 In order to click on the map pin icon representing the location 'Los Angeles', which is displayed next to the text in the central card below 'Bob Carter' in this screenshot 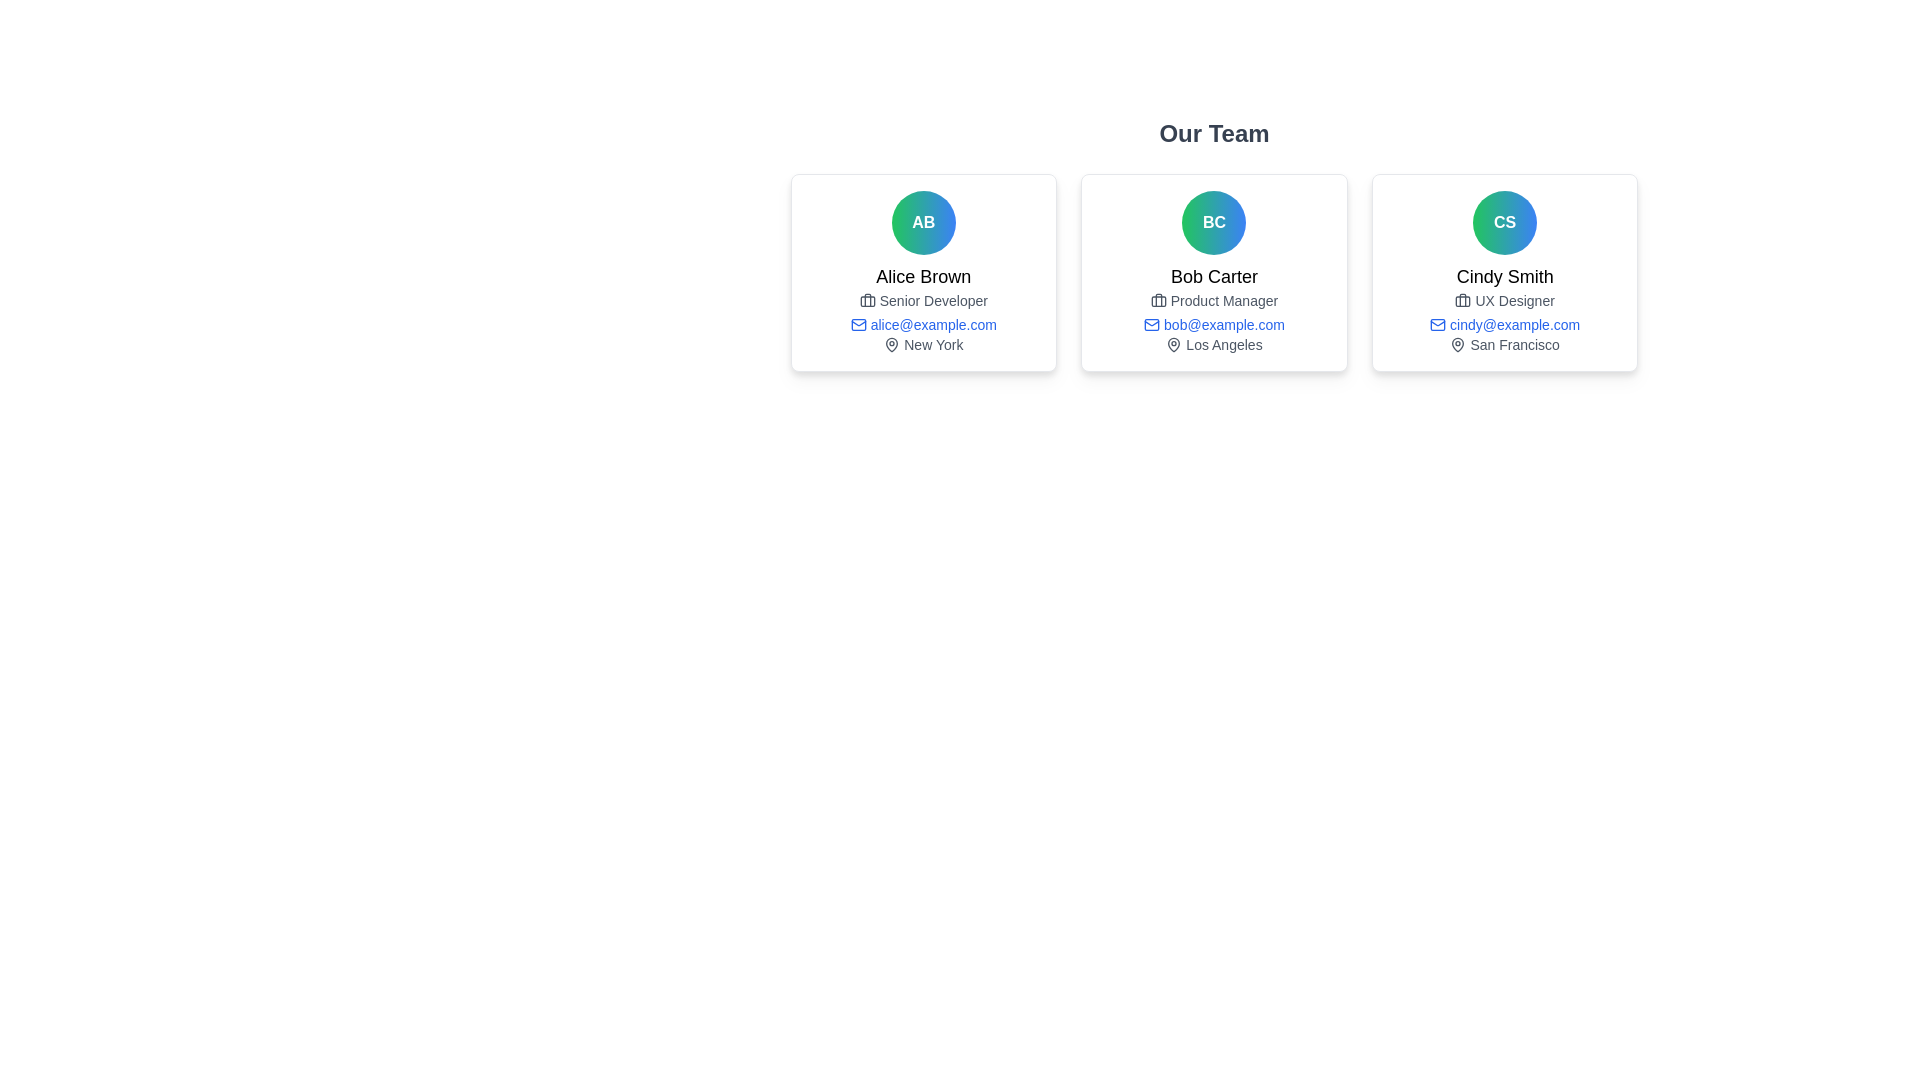, I will do `click(1174, 343)`.